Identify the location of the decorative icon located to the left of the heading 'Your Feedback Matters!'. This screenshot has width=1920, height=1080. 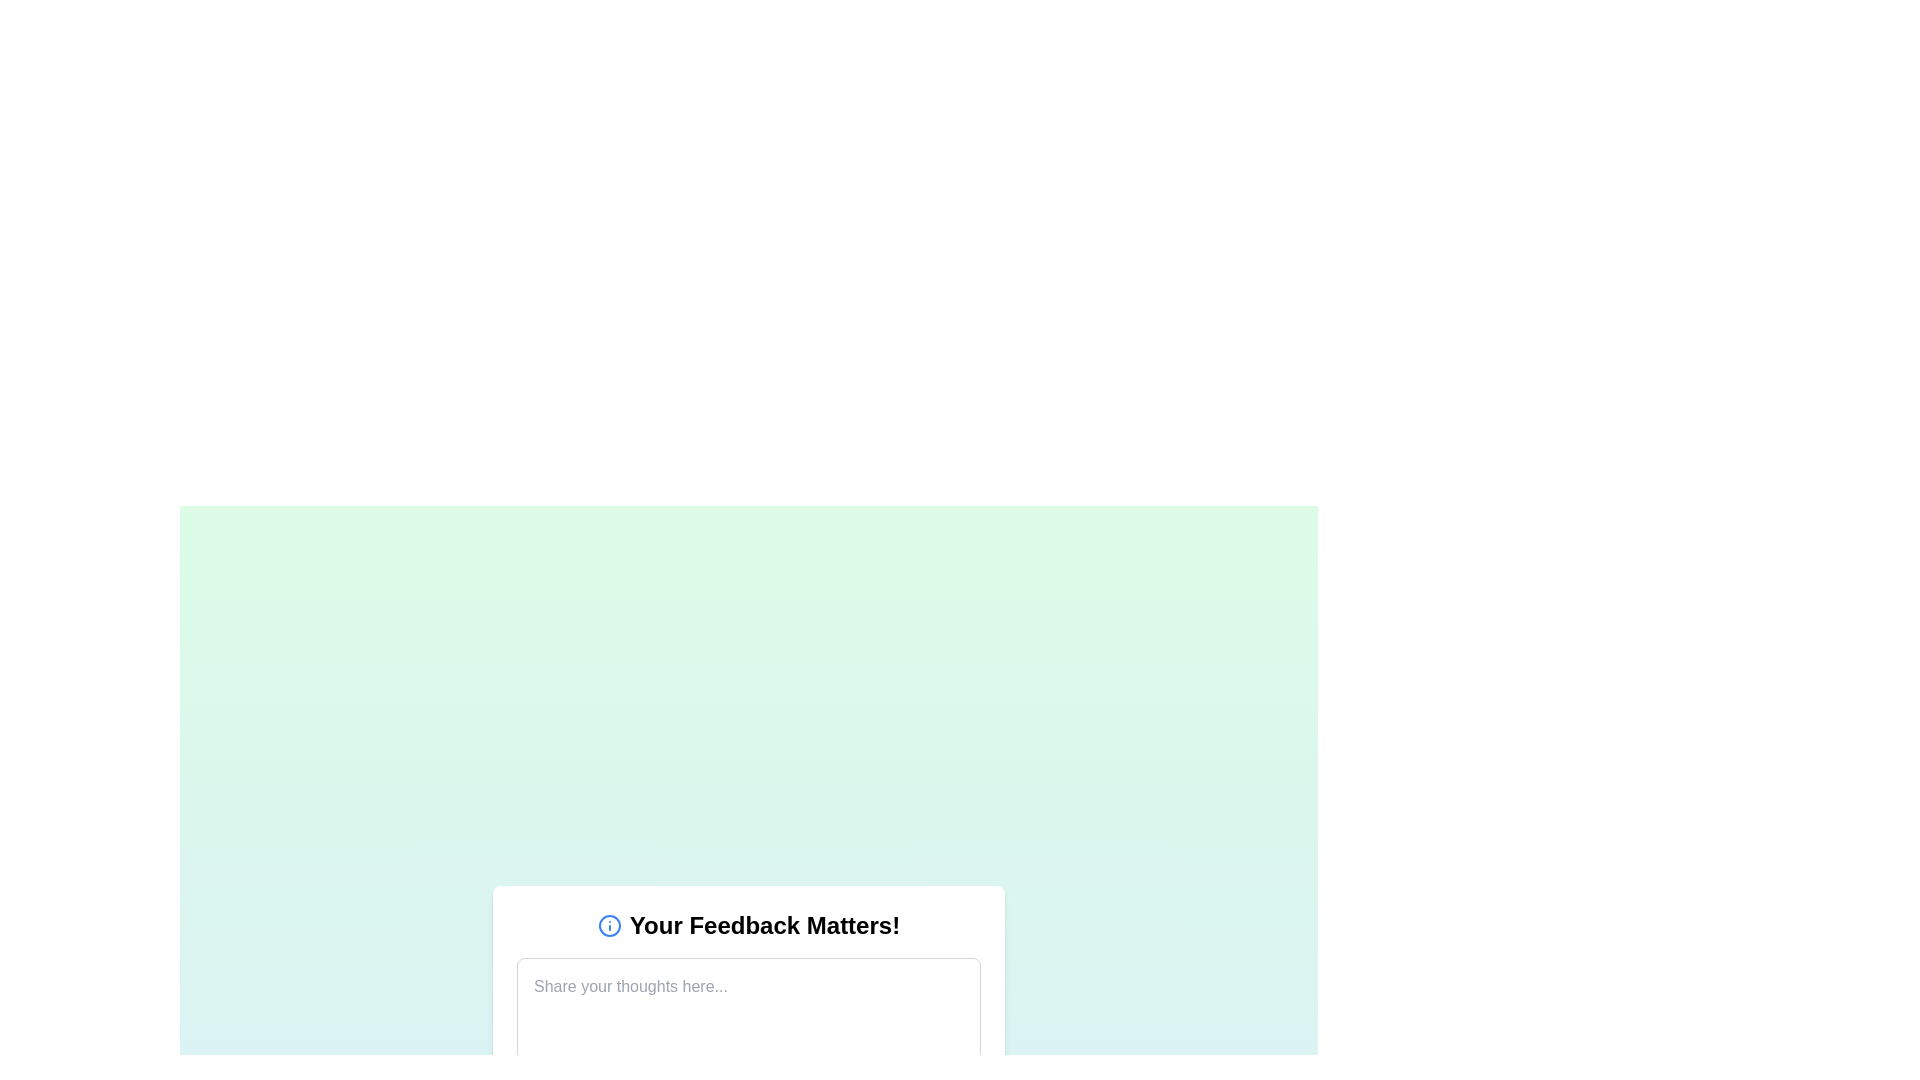
(608, 925).